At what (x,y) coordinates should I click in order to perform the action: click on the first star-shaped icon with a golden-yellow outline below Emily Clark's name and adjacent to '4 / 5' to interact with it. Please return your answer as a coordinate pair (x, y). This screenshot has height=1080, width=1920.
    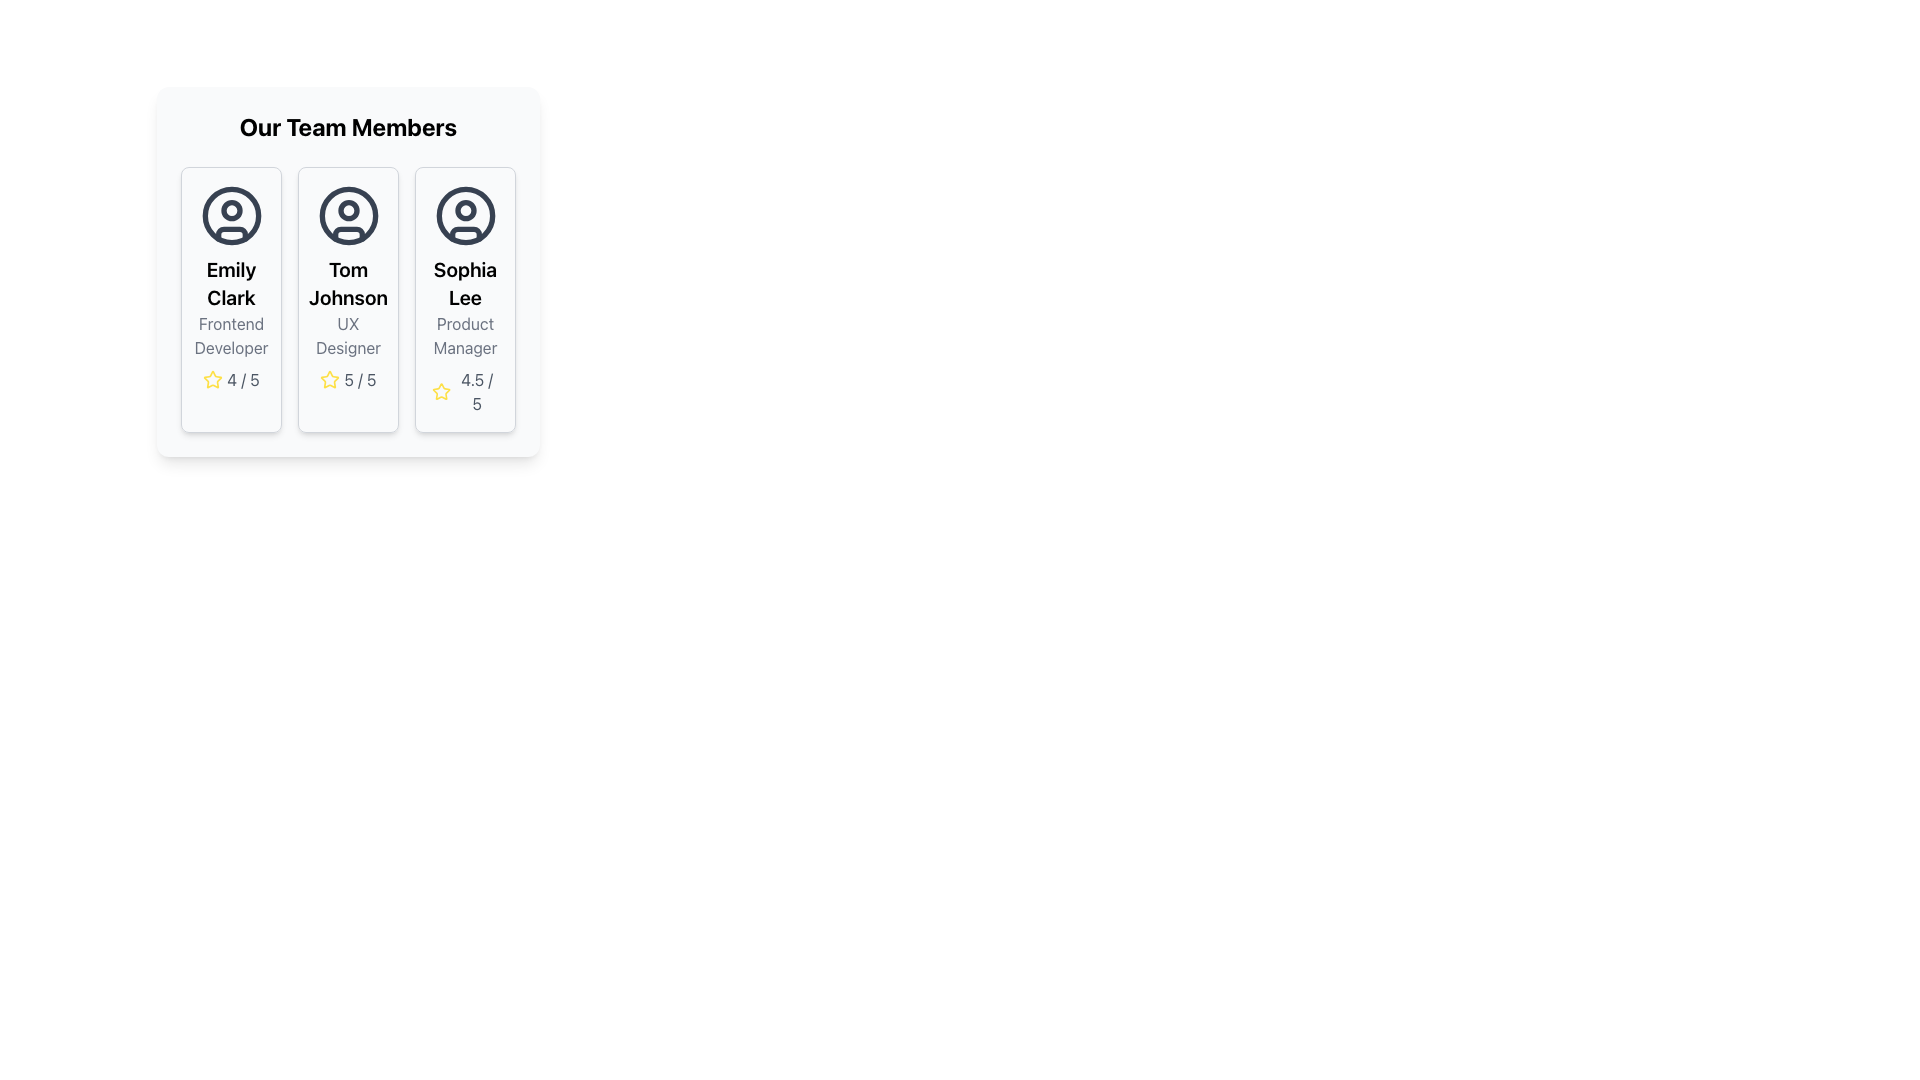
    Looking at the image, I should click on (213, 379).